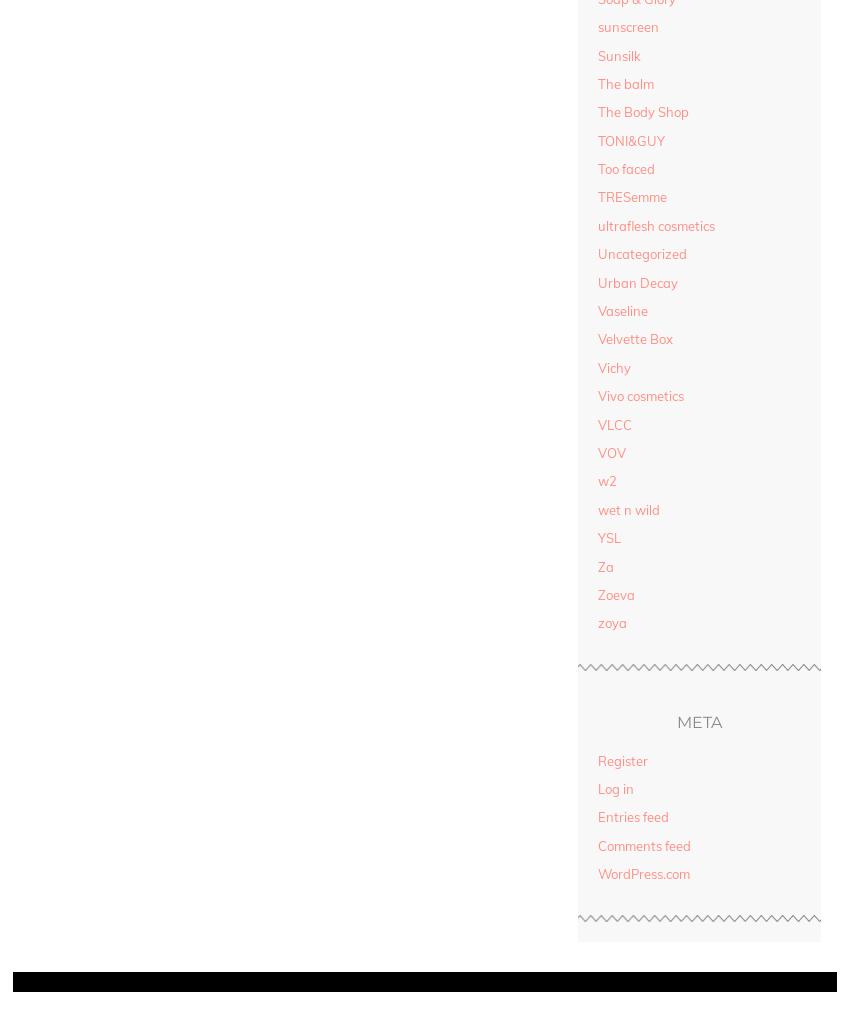 The width and height of the screenshot is (850, 1014). What do you see at coordinates (638, 281) in the screenshot?
I see `'Urban Decay'` at bounding box center [638, 281].